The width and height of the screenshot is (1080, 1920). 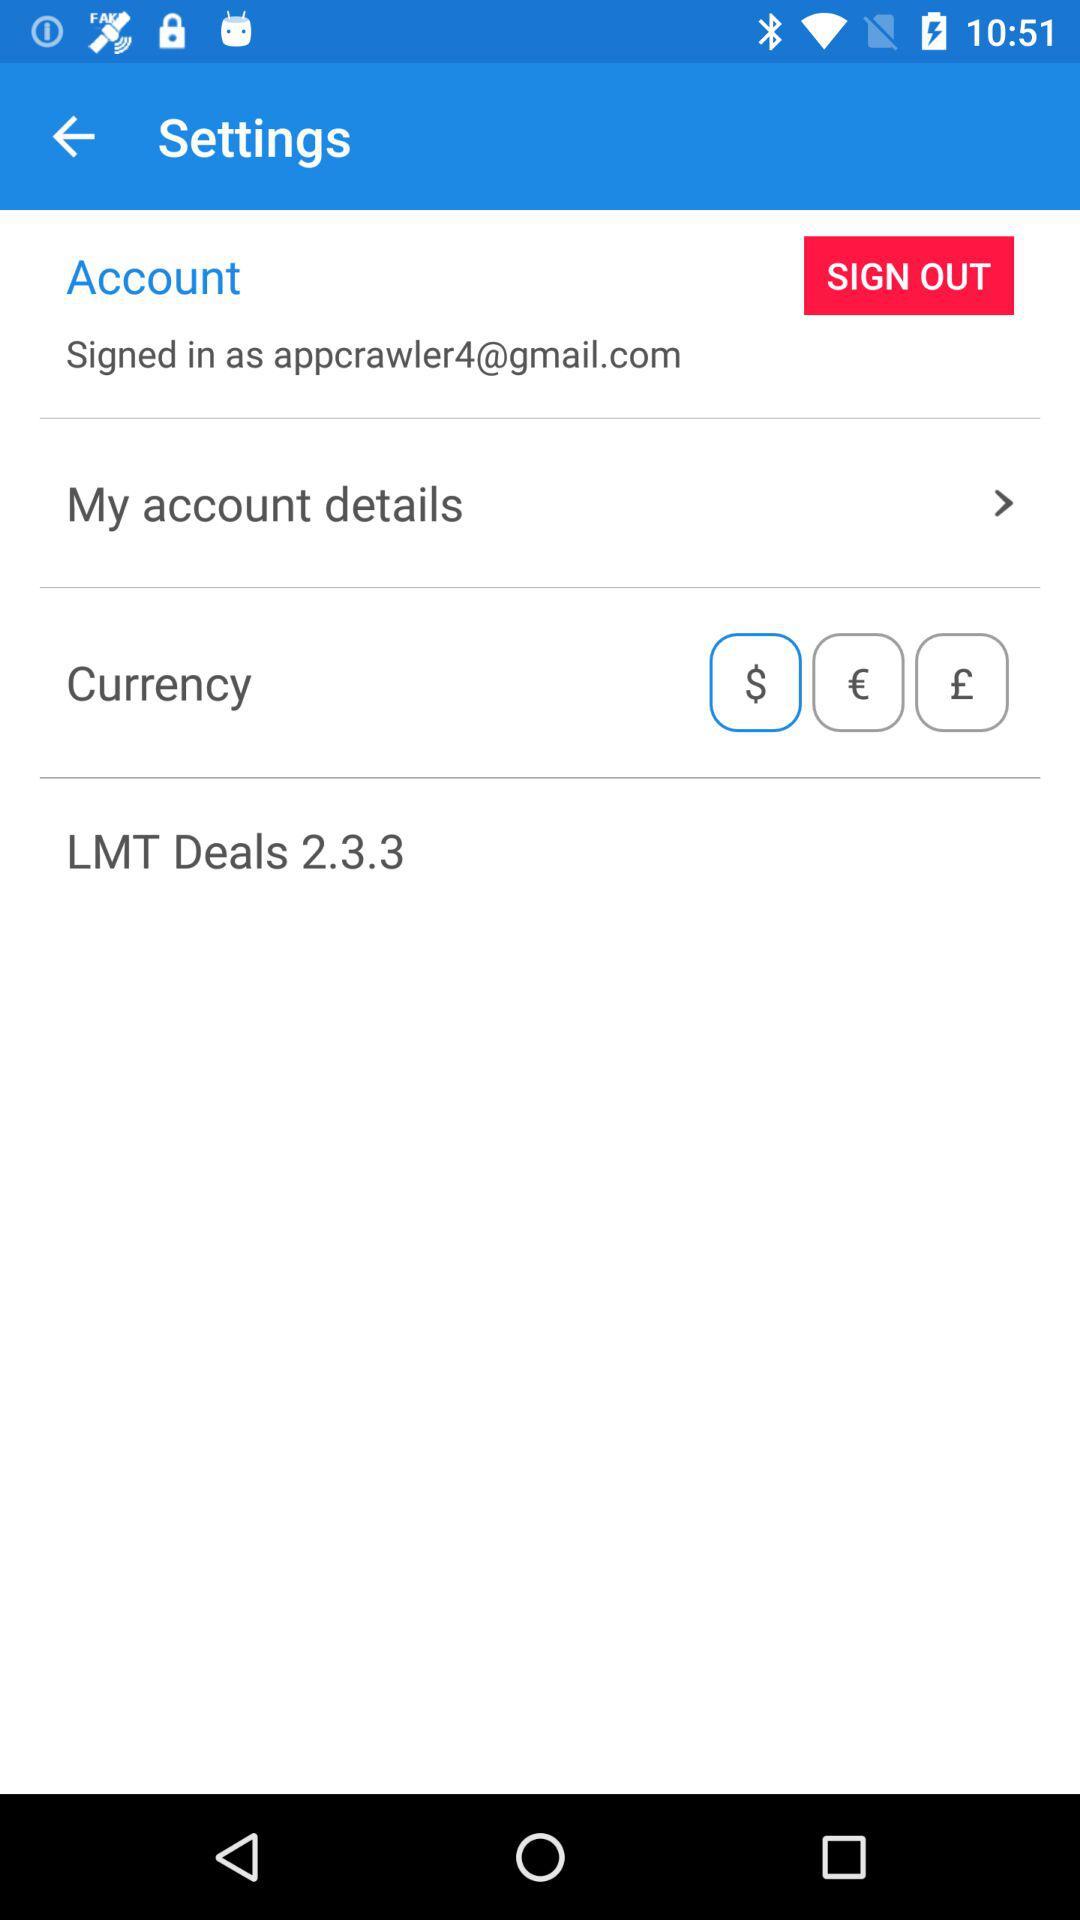 I want to click on icon above the account, so click(x=72, y=135).